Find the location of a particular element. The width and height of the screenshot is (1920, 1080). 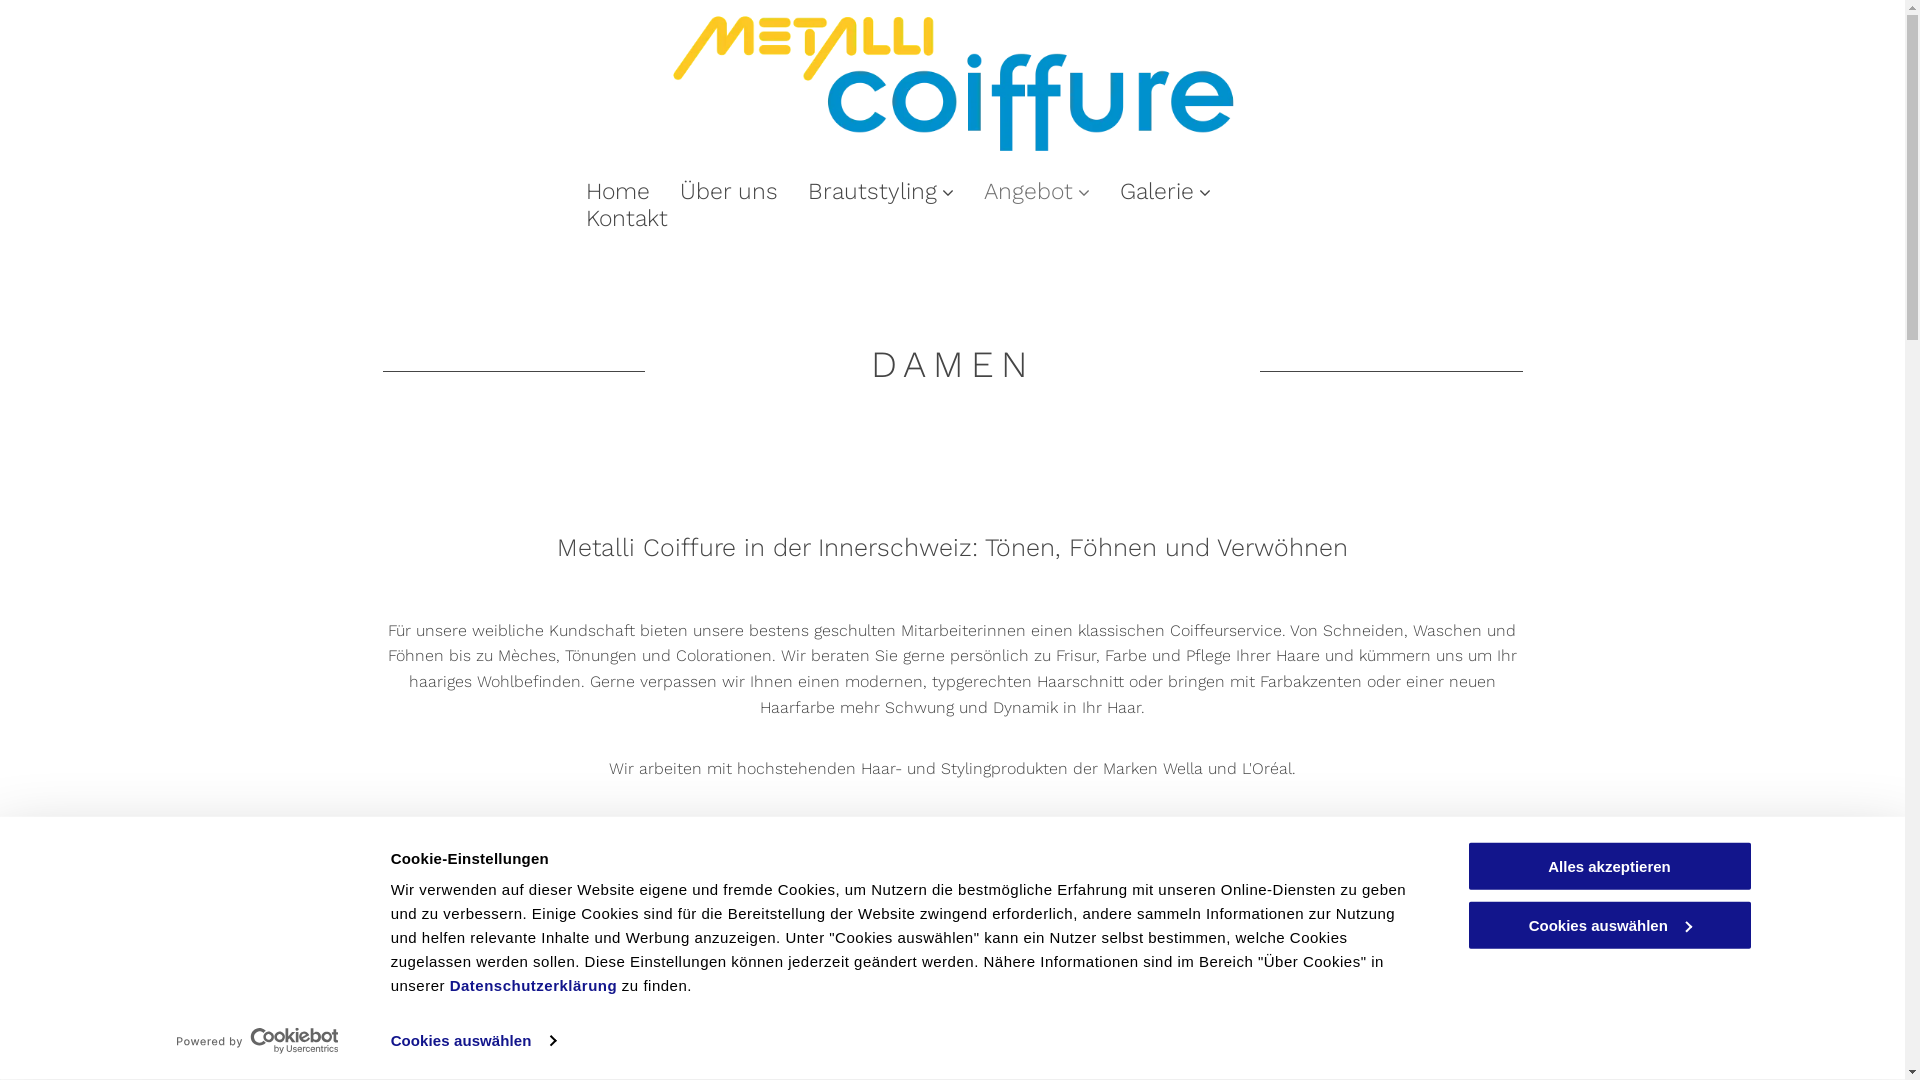

'Angebot' is located at coordinates (968, 191).